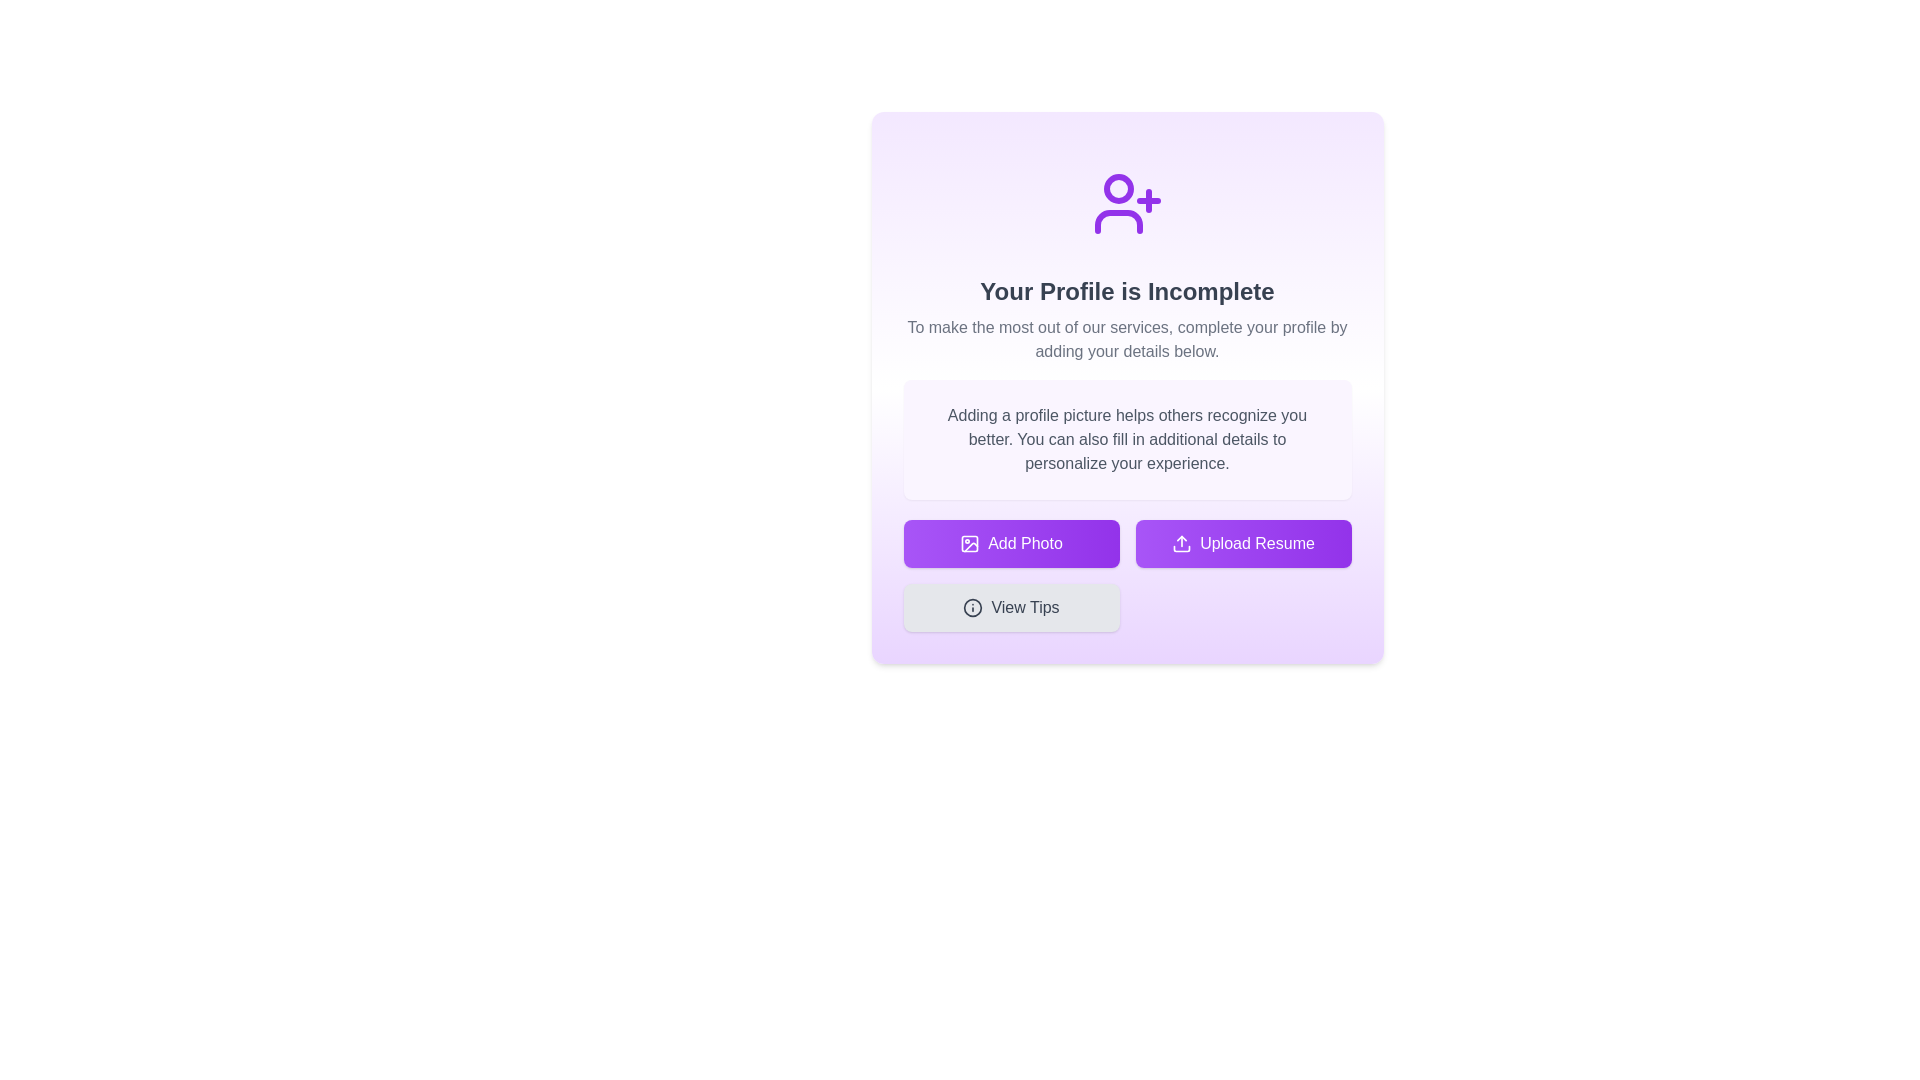 This screenshot has height=1080, width=1920. I want to click on the centered gray paragraph text located beneath the heading 'Your Profile is Incomplete' in the purple-themed profile completion section, so click(1127, 338).